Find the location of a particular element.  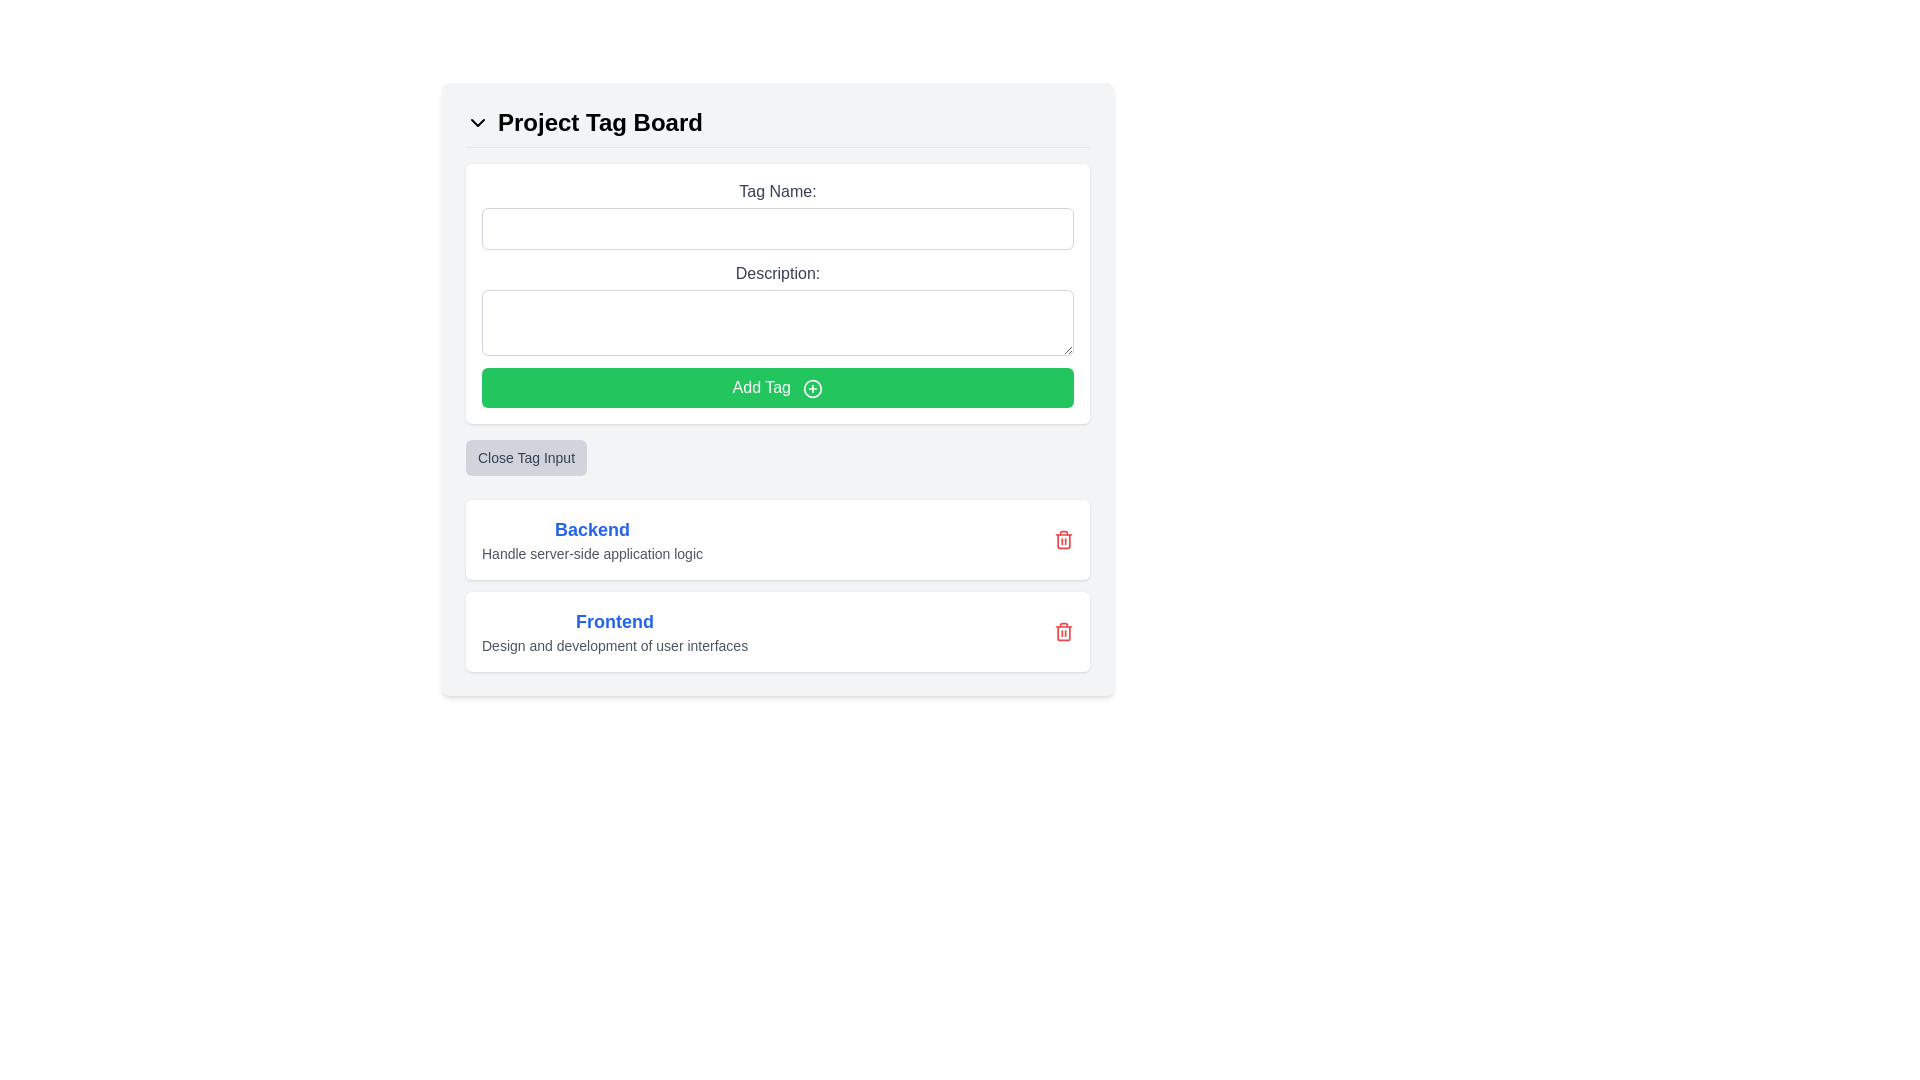

the 'Backend' text label is located at coordinates (591, 540).